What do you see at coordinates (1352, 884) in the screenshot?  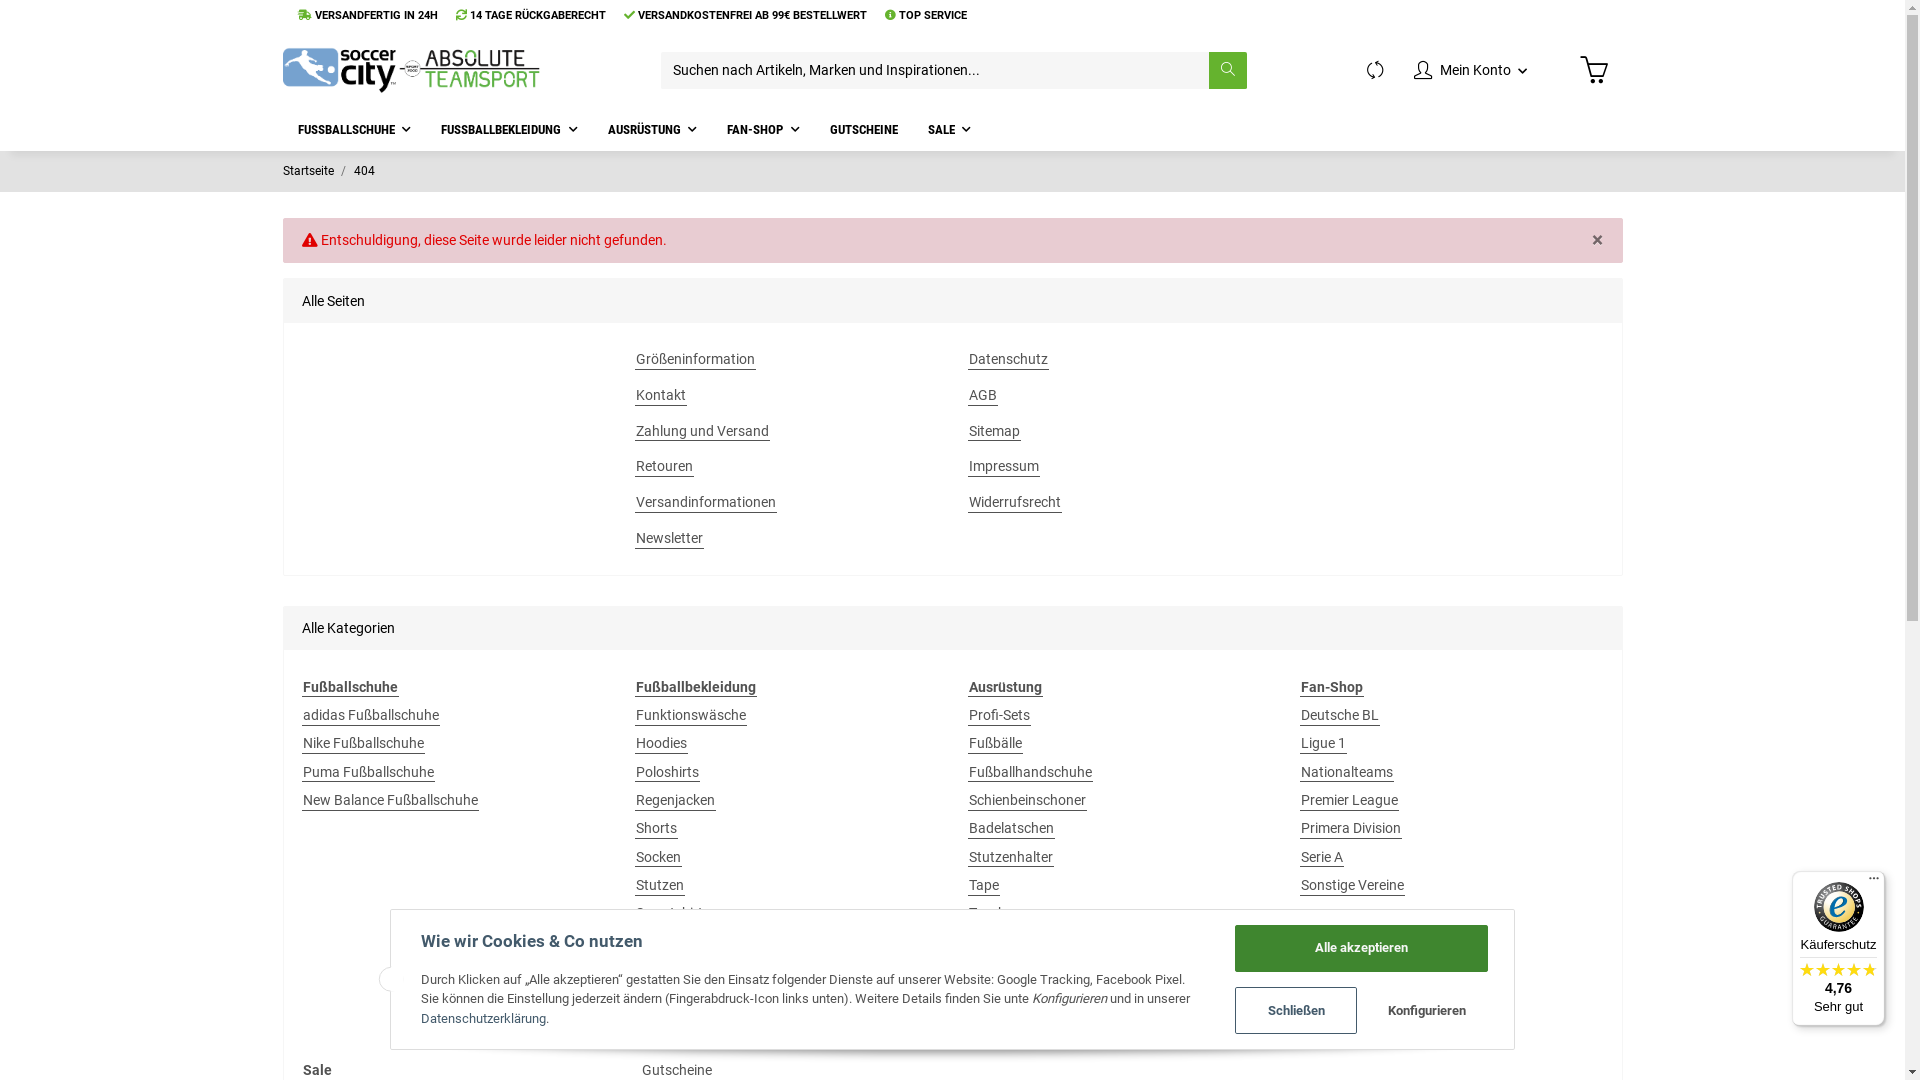 I see `'Sonstige Vereine'` at bounding box center [1352, 884].